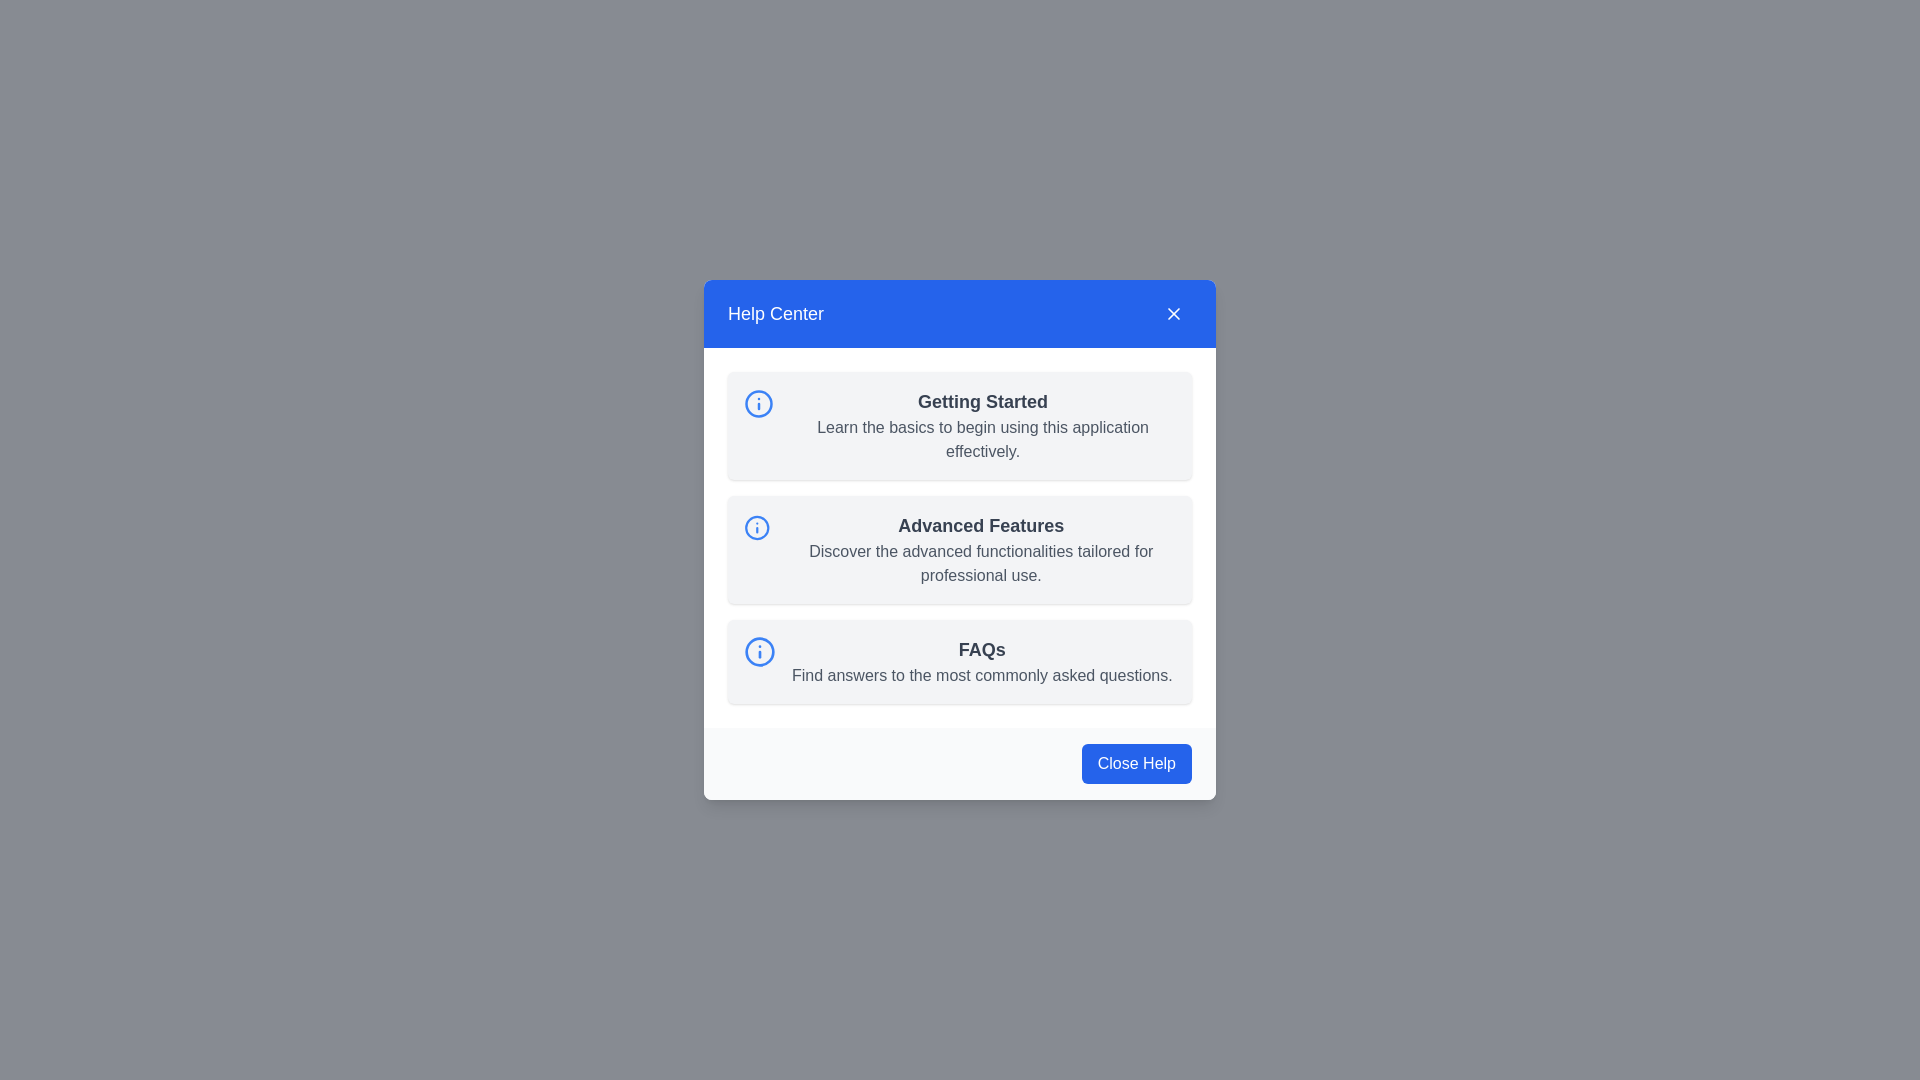 This screenshot has height=1080, width=1920. What do you see at coordinates (981, 524) in the screenshot?
I see `the text label displaying 'Advanced Features', which is styled with a bold font and dark gray color, located in the help menu card between 'Getting Started' and 'FAQs'` at bounding box center [981, 524].